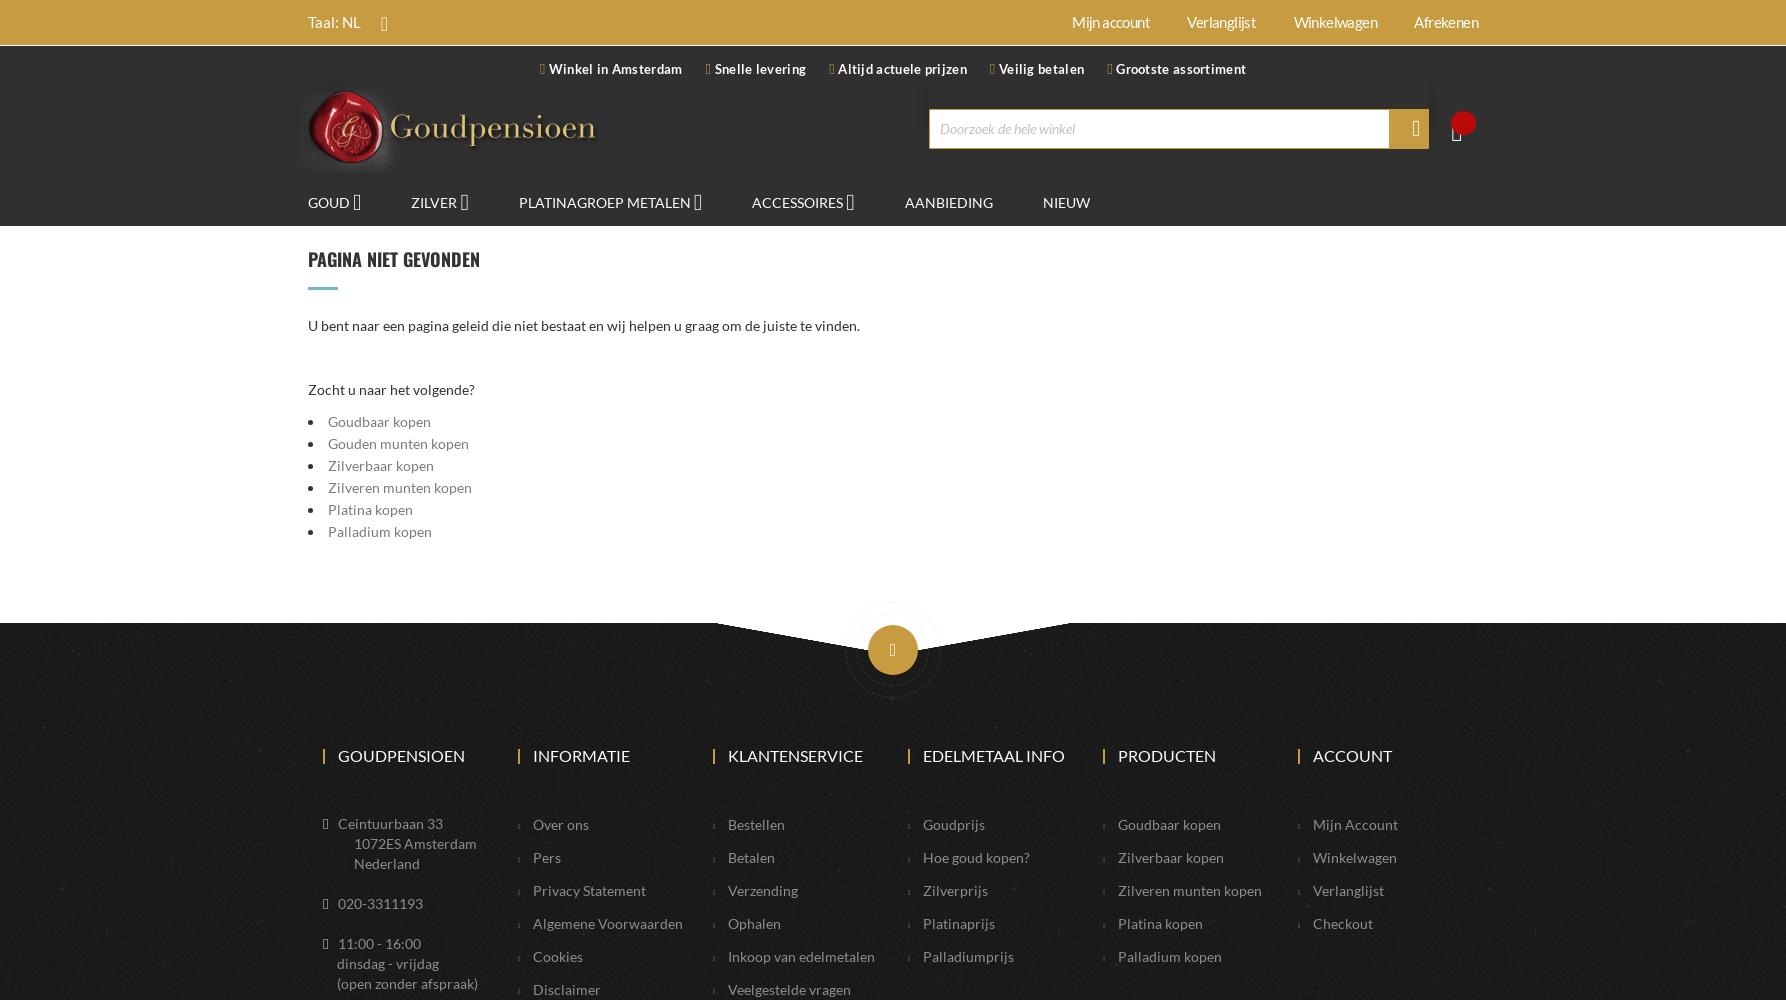 Image resolution: width=1786 pixels, height=1000 pixels. I want to click on 'Afrekenen', so click(1444, 22).